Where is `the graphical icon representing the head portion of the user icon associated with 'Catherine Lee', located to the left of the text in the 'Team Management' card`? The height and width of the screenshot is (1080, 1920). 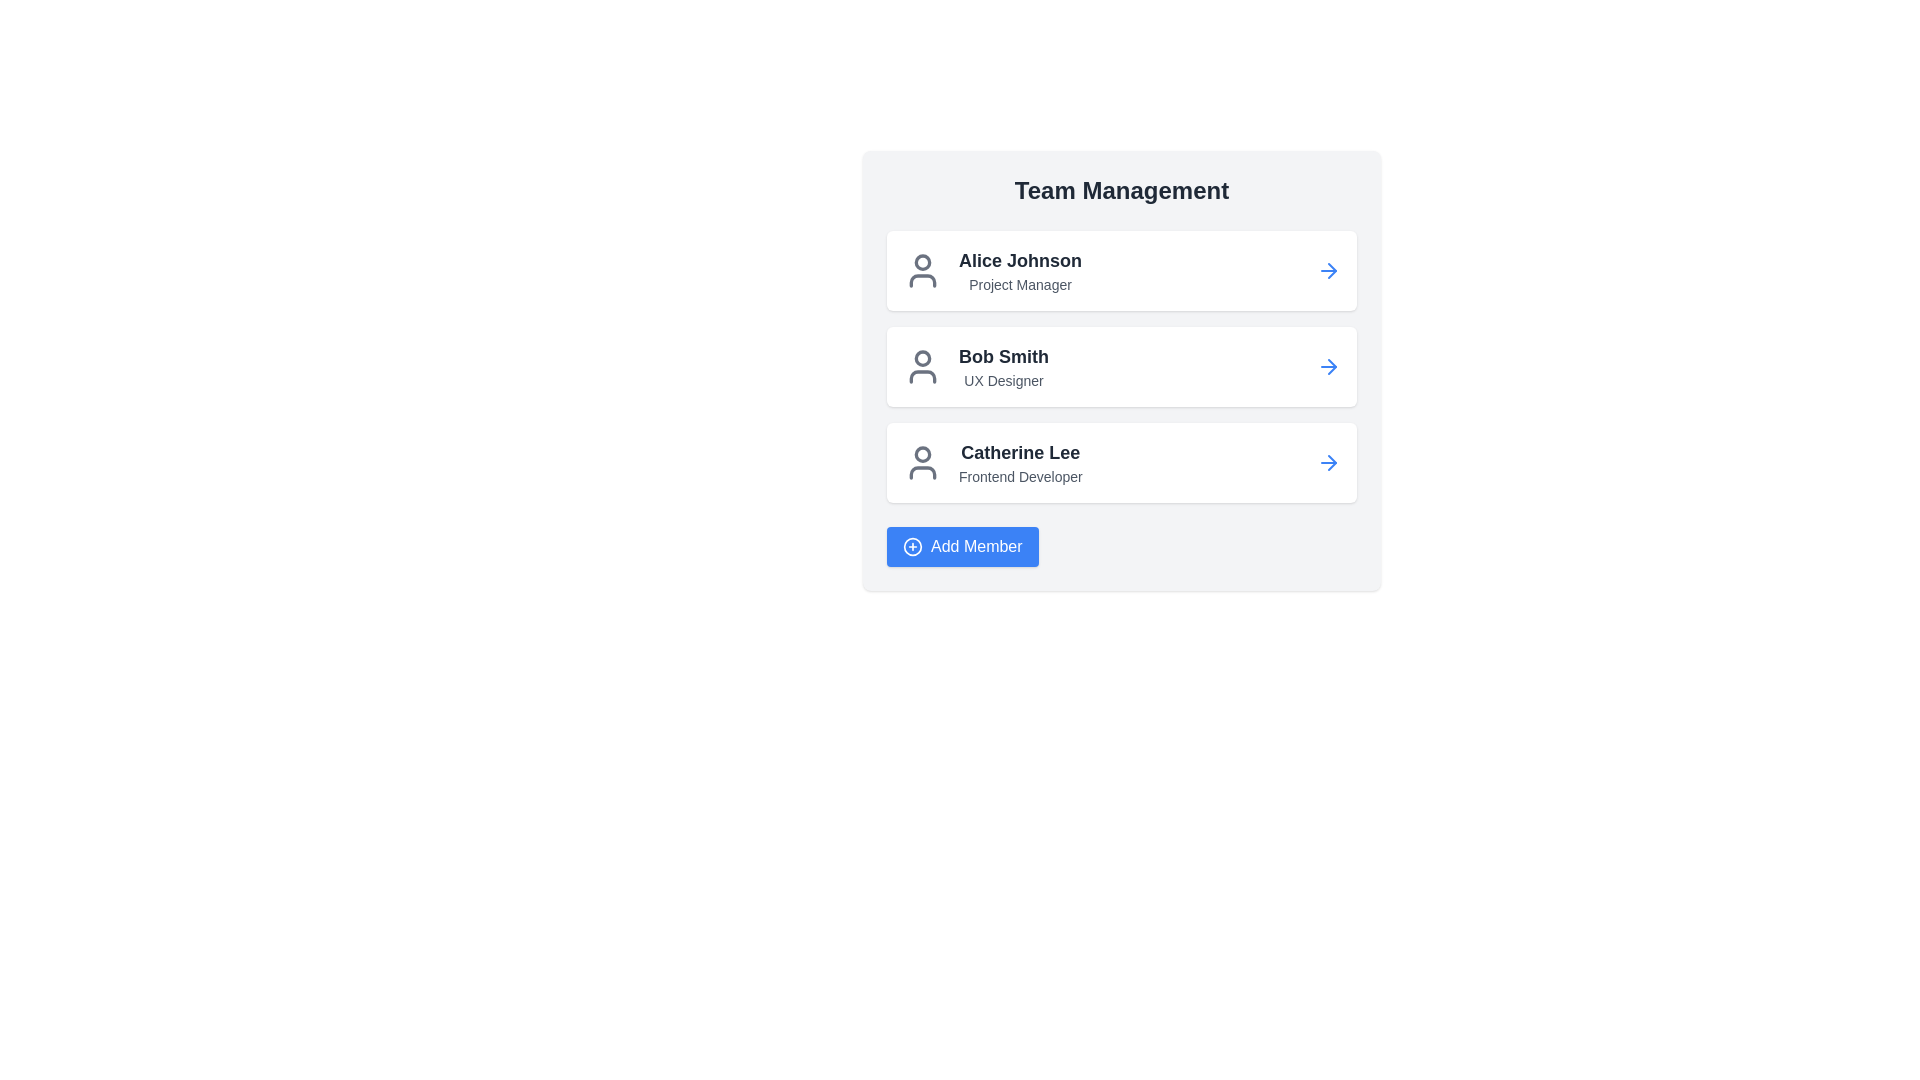
the graphical icon representing the head portion of the user icon associated with 'Catherine Lee', located to the left of the text in the 'Team Management' card is located at coordinates (921, 454).